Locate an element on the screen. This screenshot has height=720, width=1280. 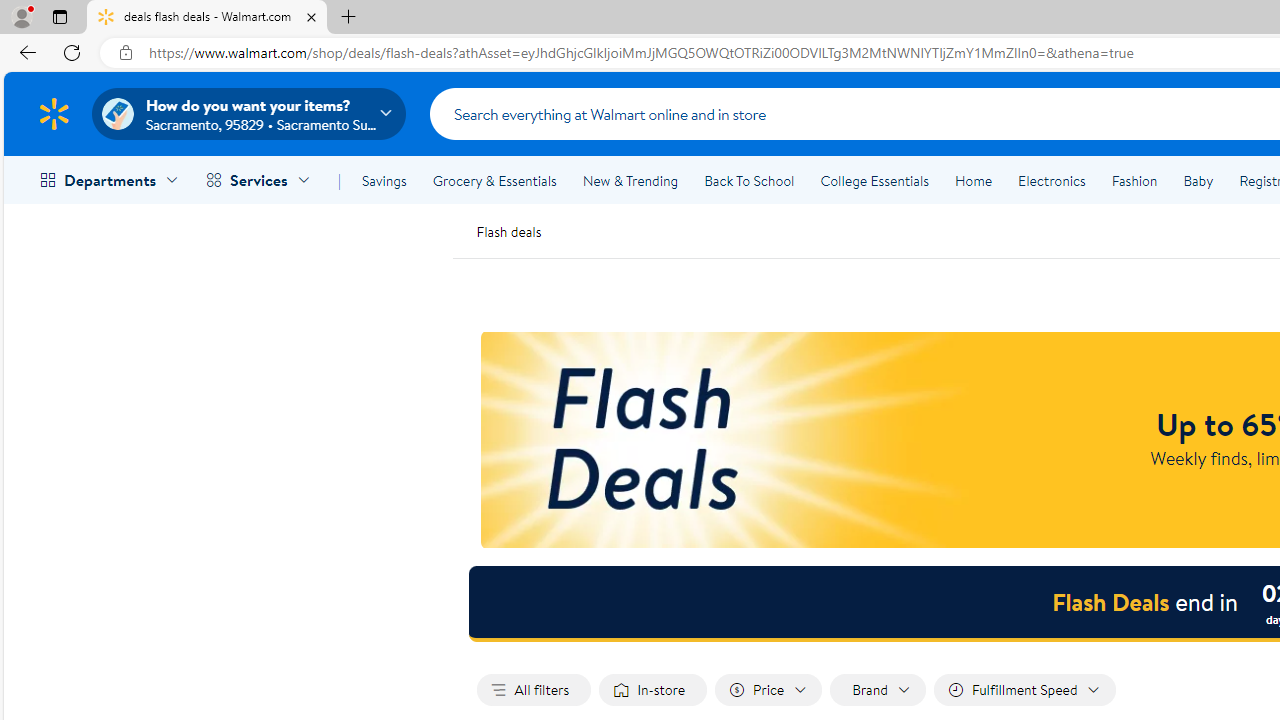
'New & Trending' is located at coordinates (630, 181).